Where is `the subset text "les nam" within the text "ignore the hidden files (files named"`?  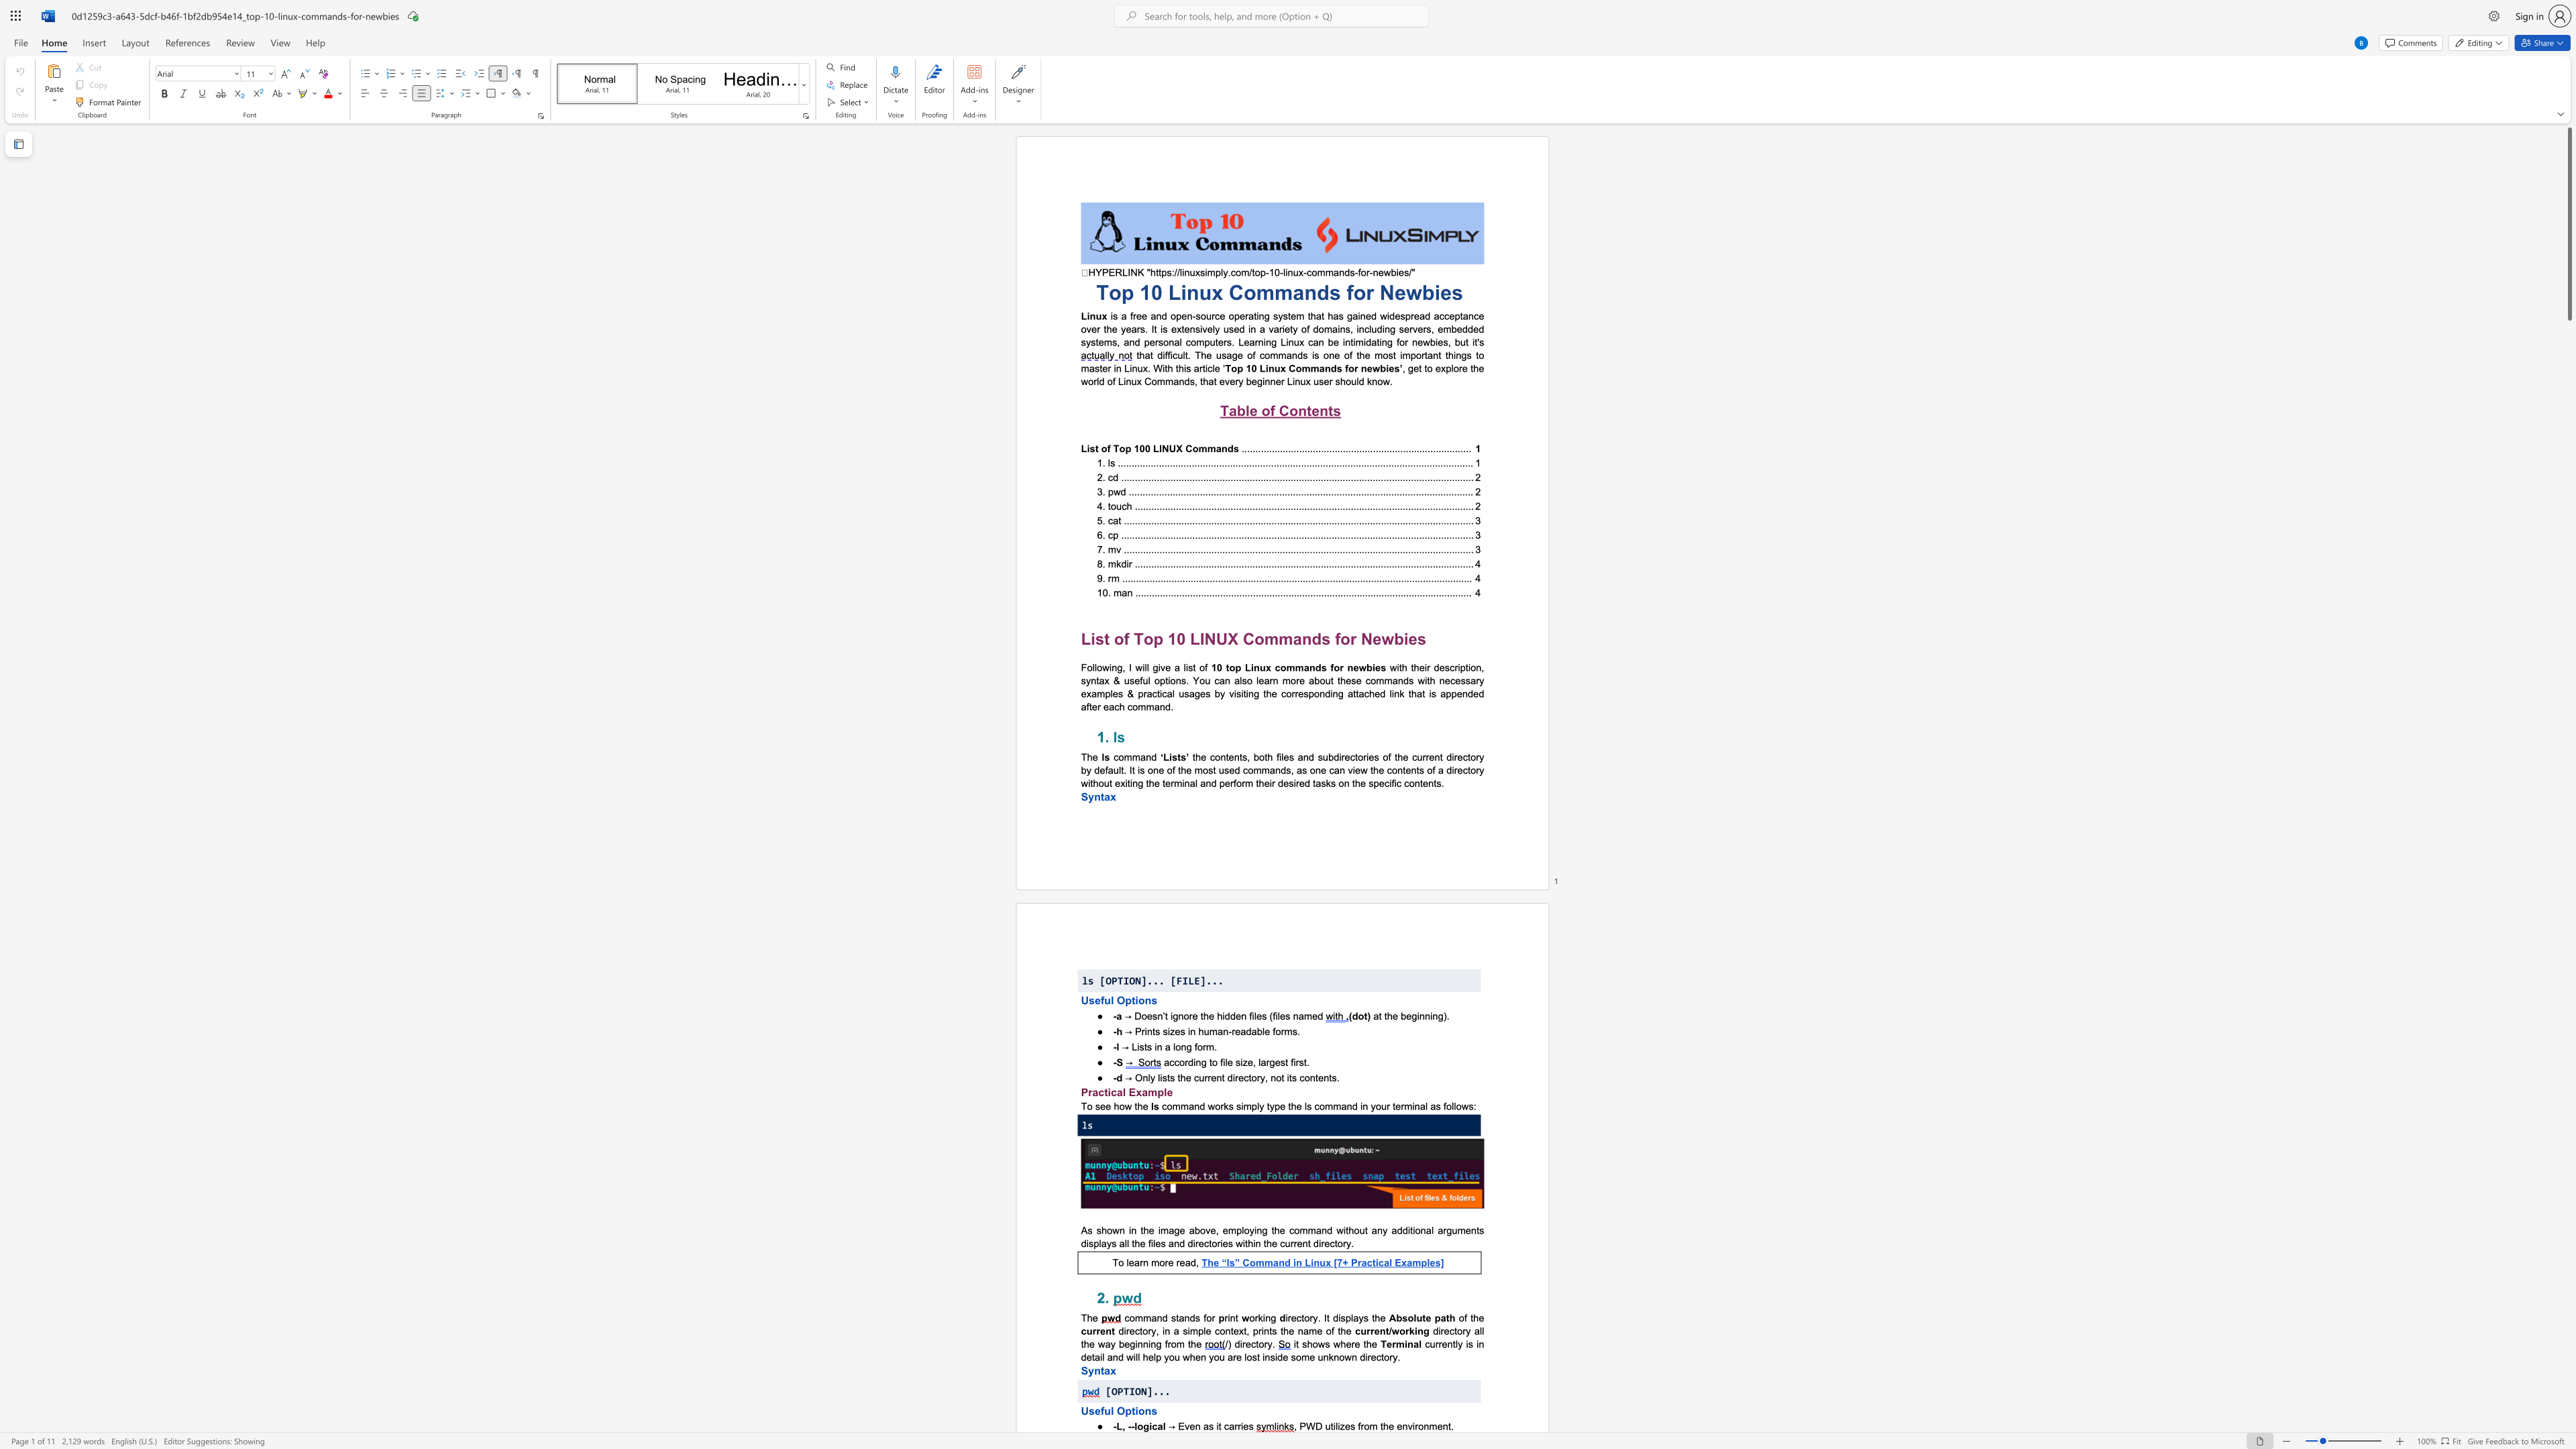
the subset text "les nam" within the text "ignore the hidden files (files named" is located at coordinates (1276, 1014).